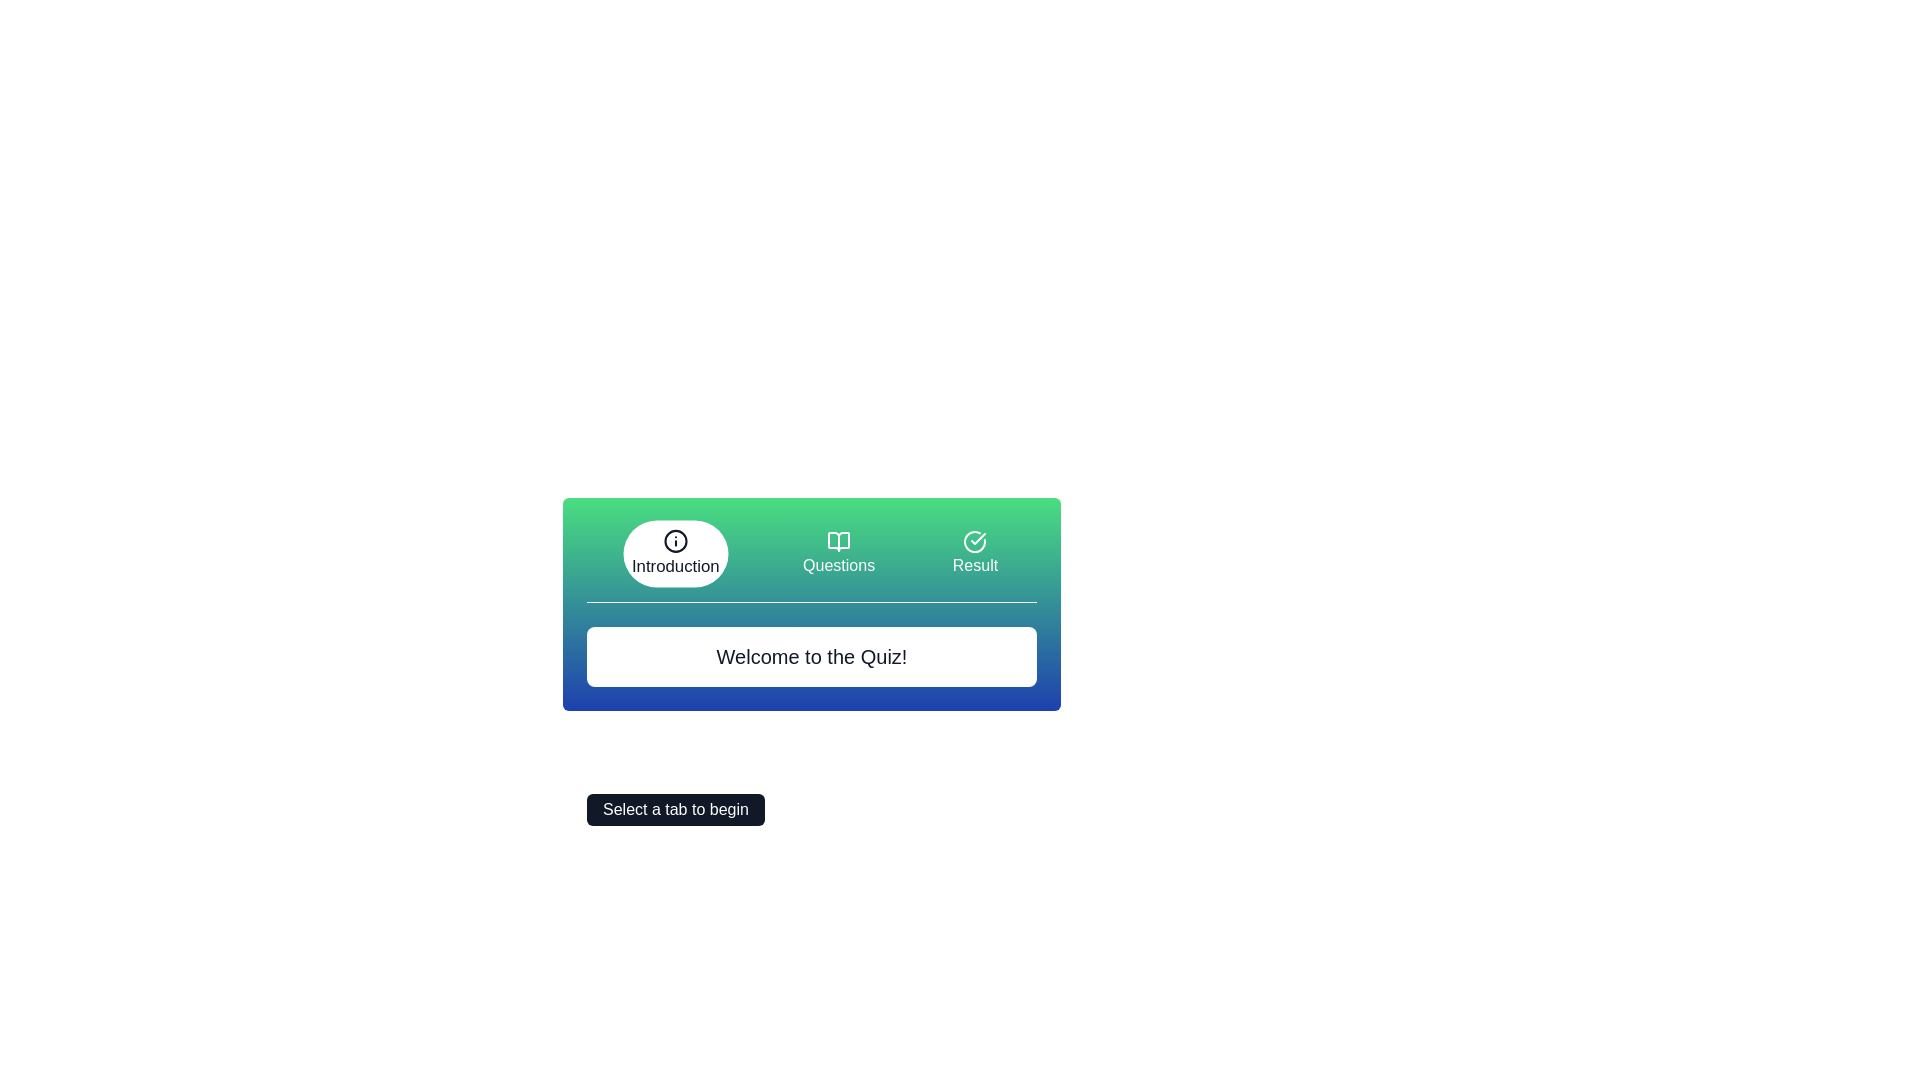  I want to click on the Questions tab by clicking its icon, so click(839, 554).